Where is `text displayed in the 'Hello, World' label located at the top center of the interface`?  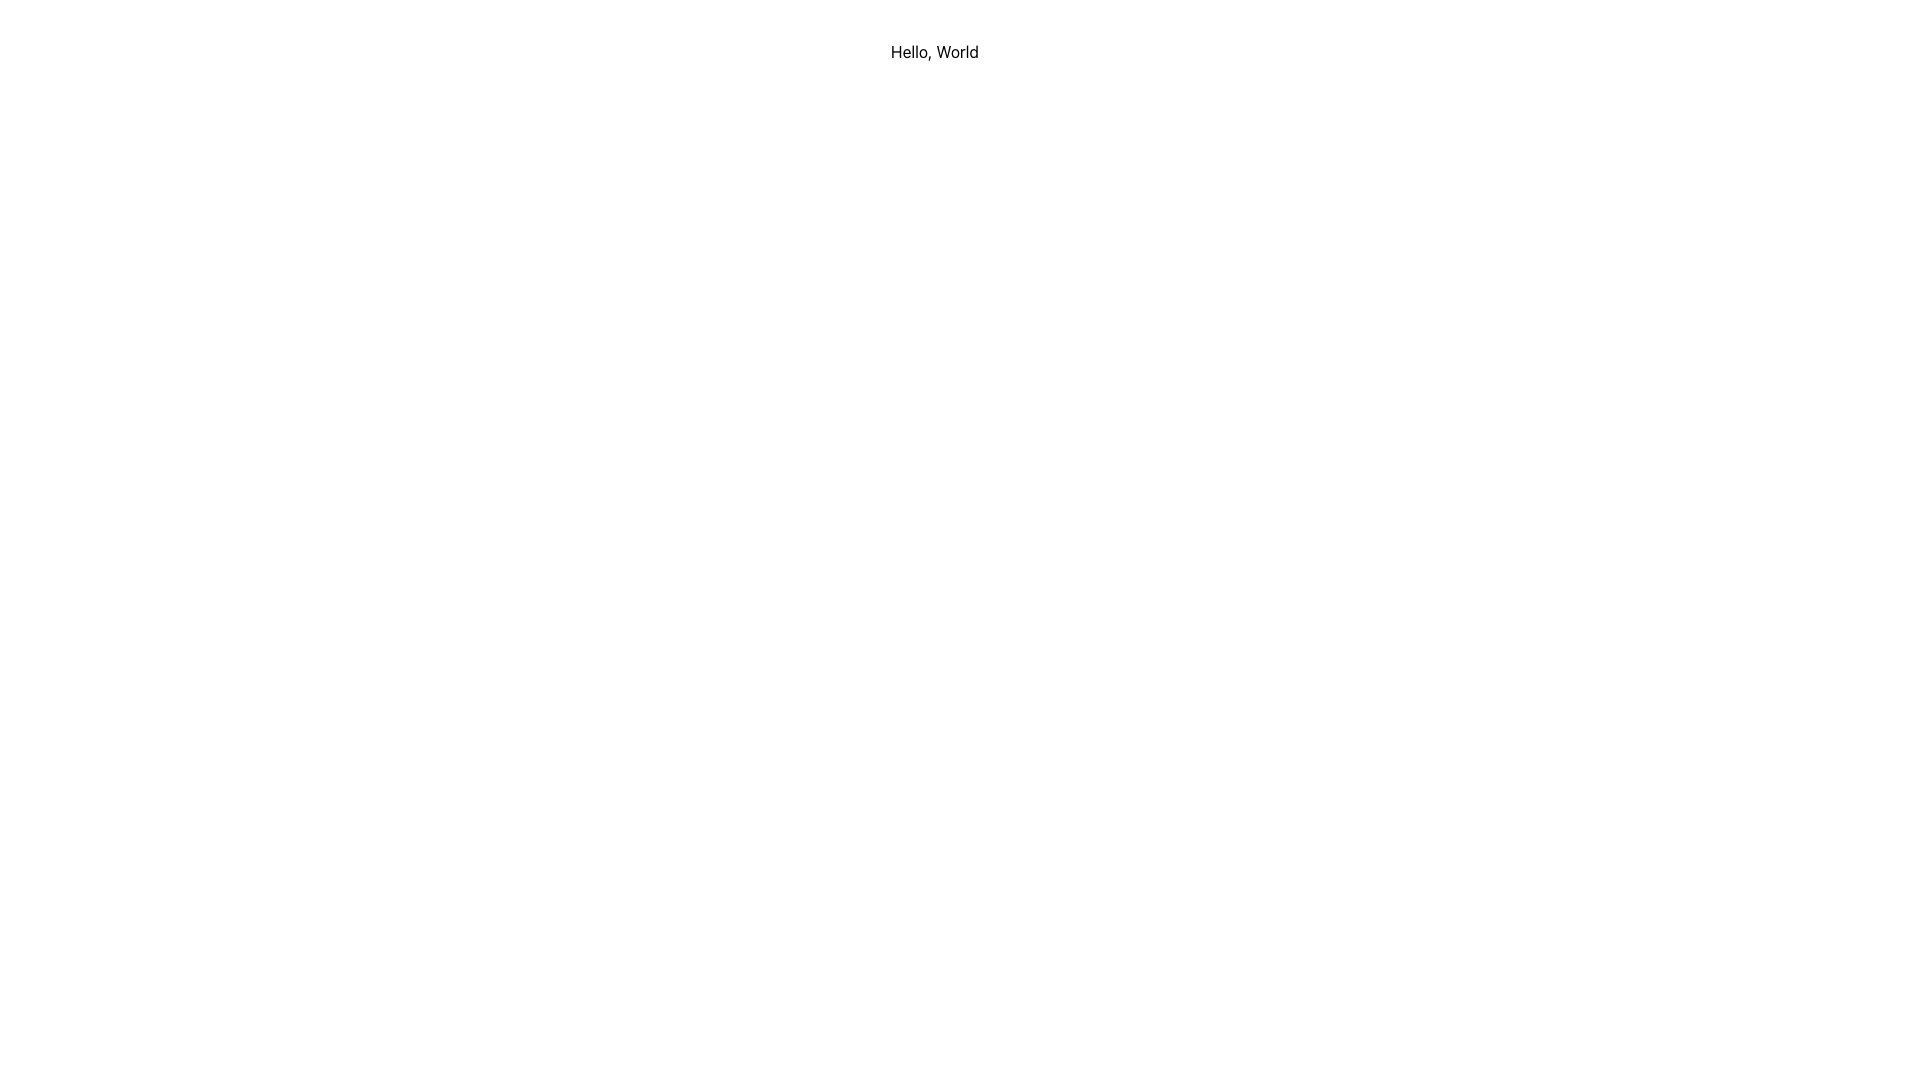 text displayed in the 'Hello, World' label located at the top center of the interface is located at coordinates (934, 50).